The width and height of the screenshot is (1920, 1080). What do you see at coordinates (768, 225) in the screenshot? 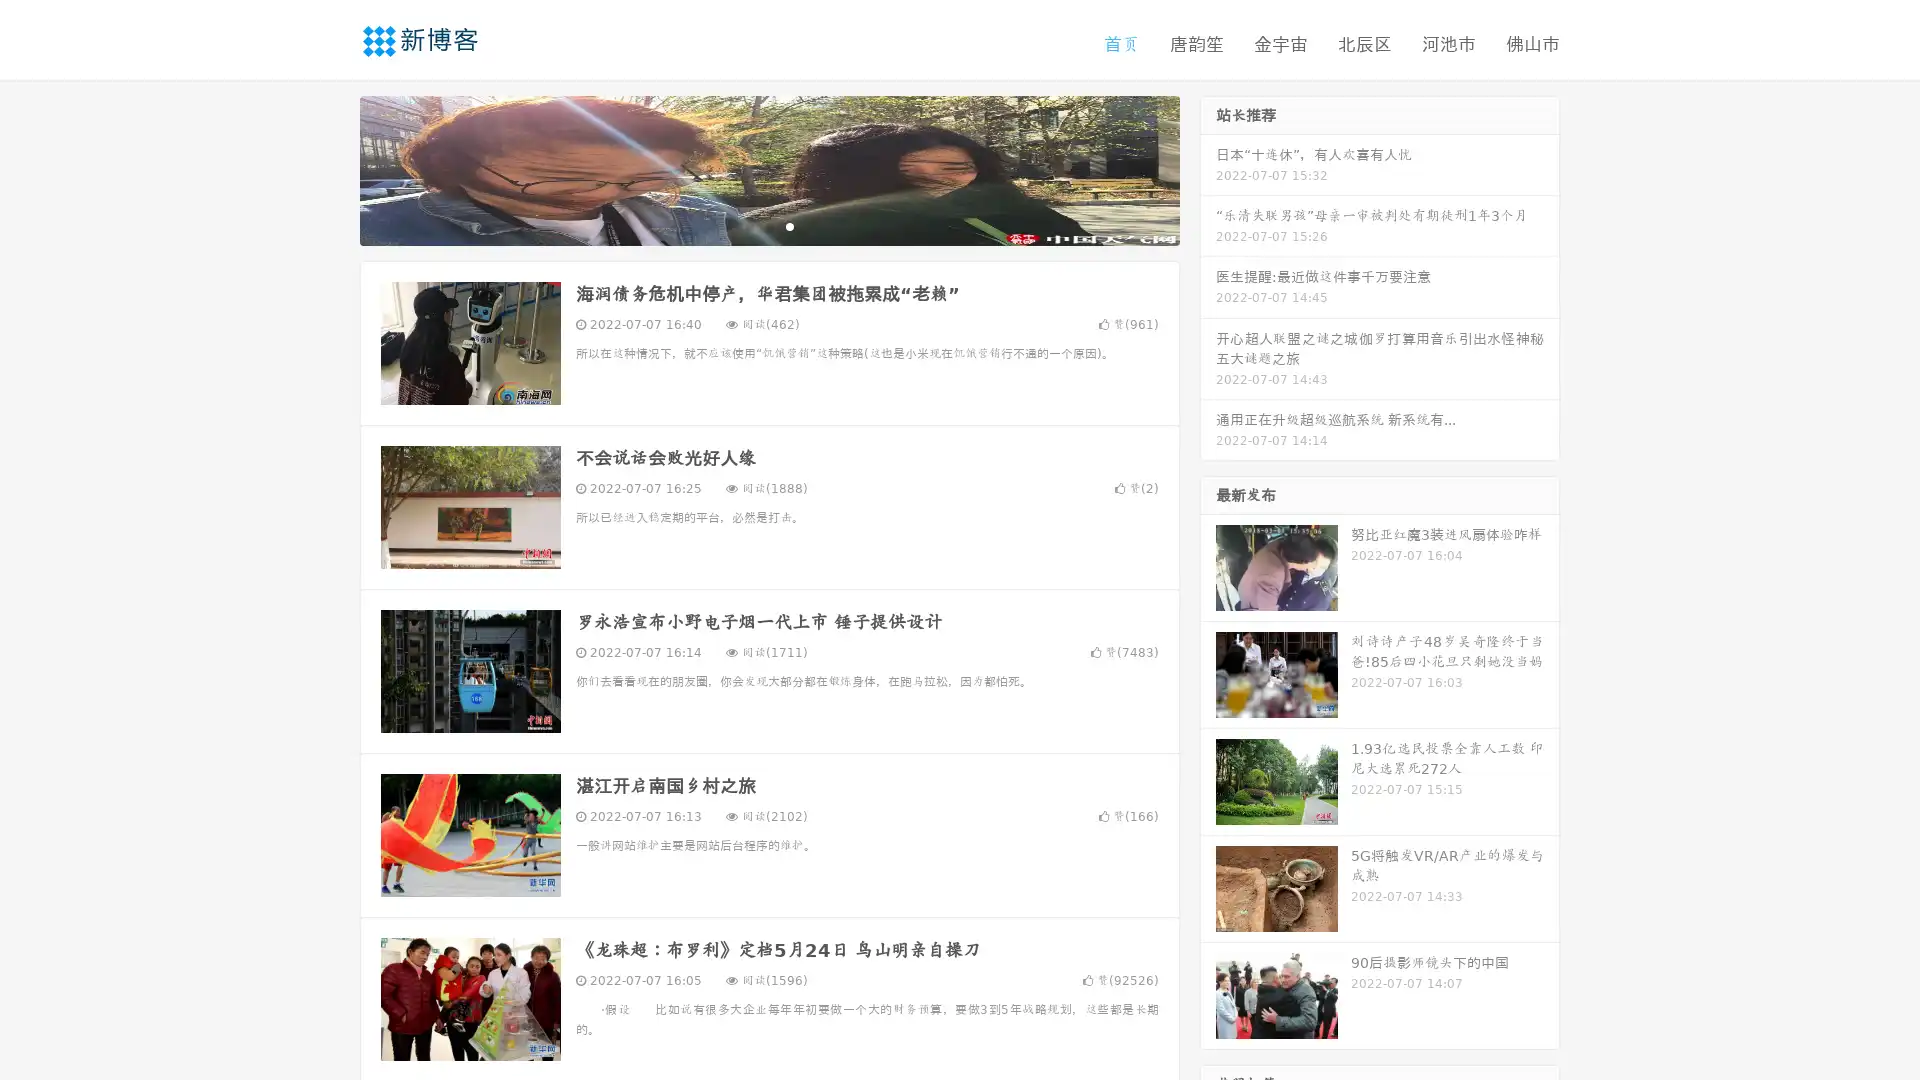
I see `Go to slide 2` at bounding box center [768, 225].